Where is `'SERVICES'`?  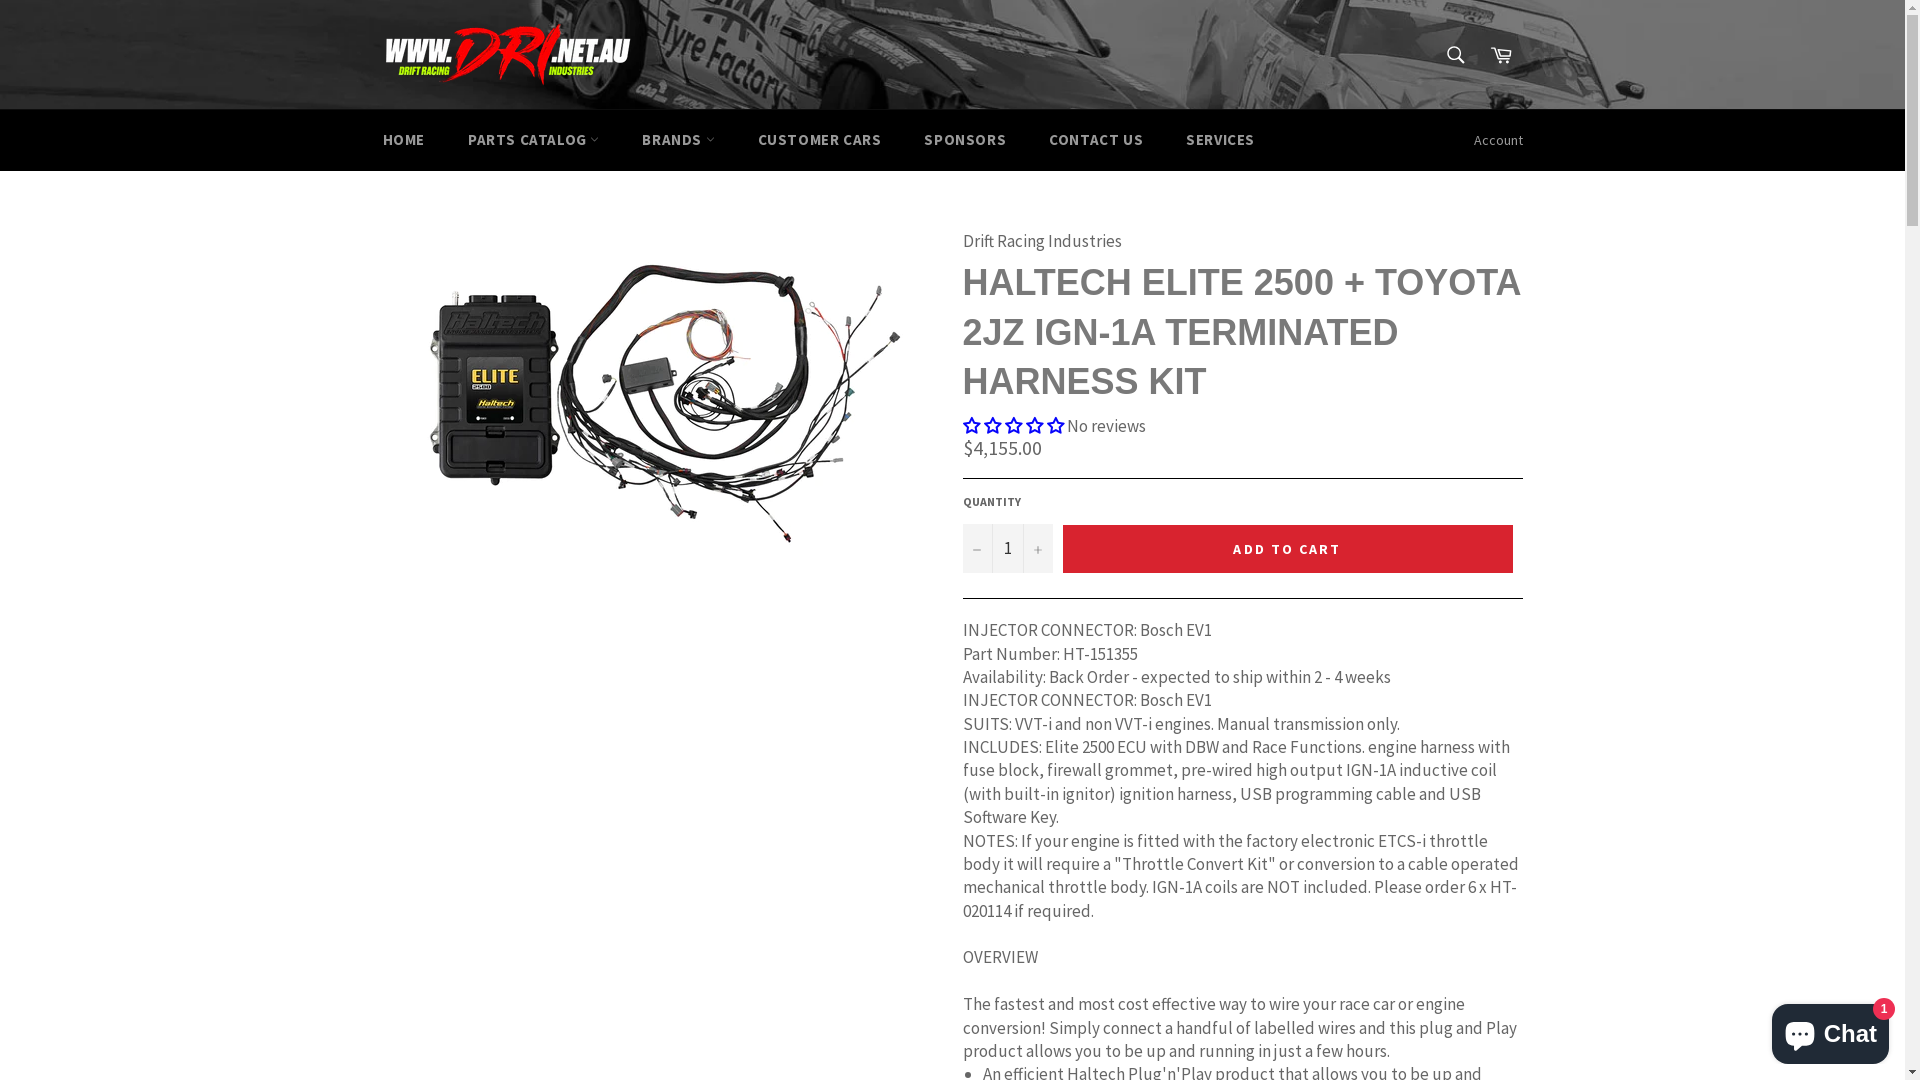 'SERVICES' is located at coordinates (1219, 139).